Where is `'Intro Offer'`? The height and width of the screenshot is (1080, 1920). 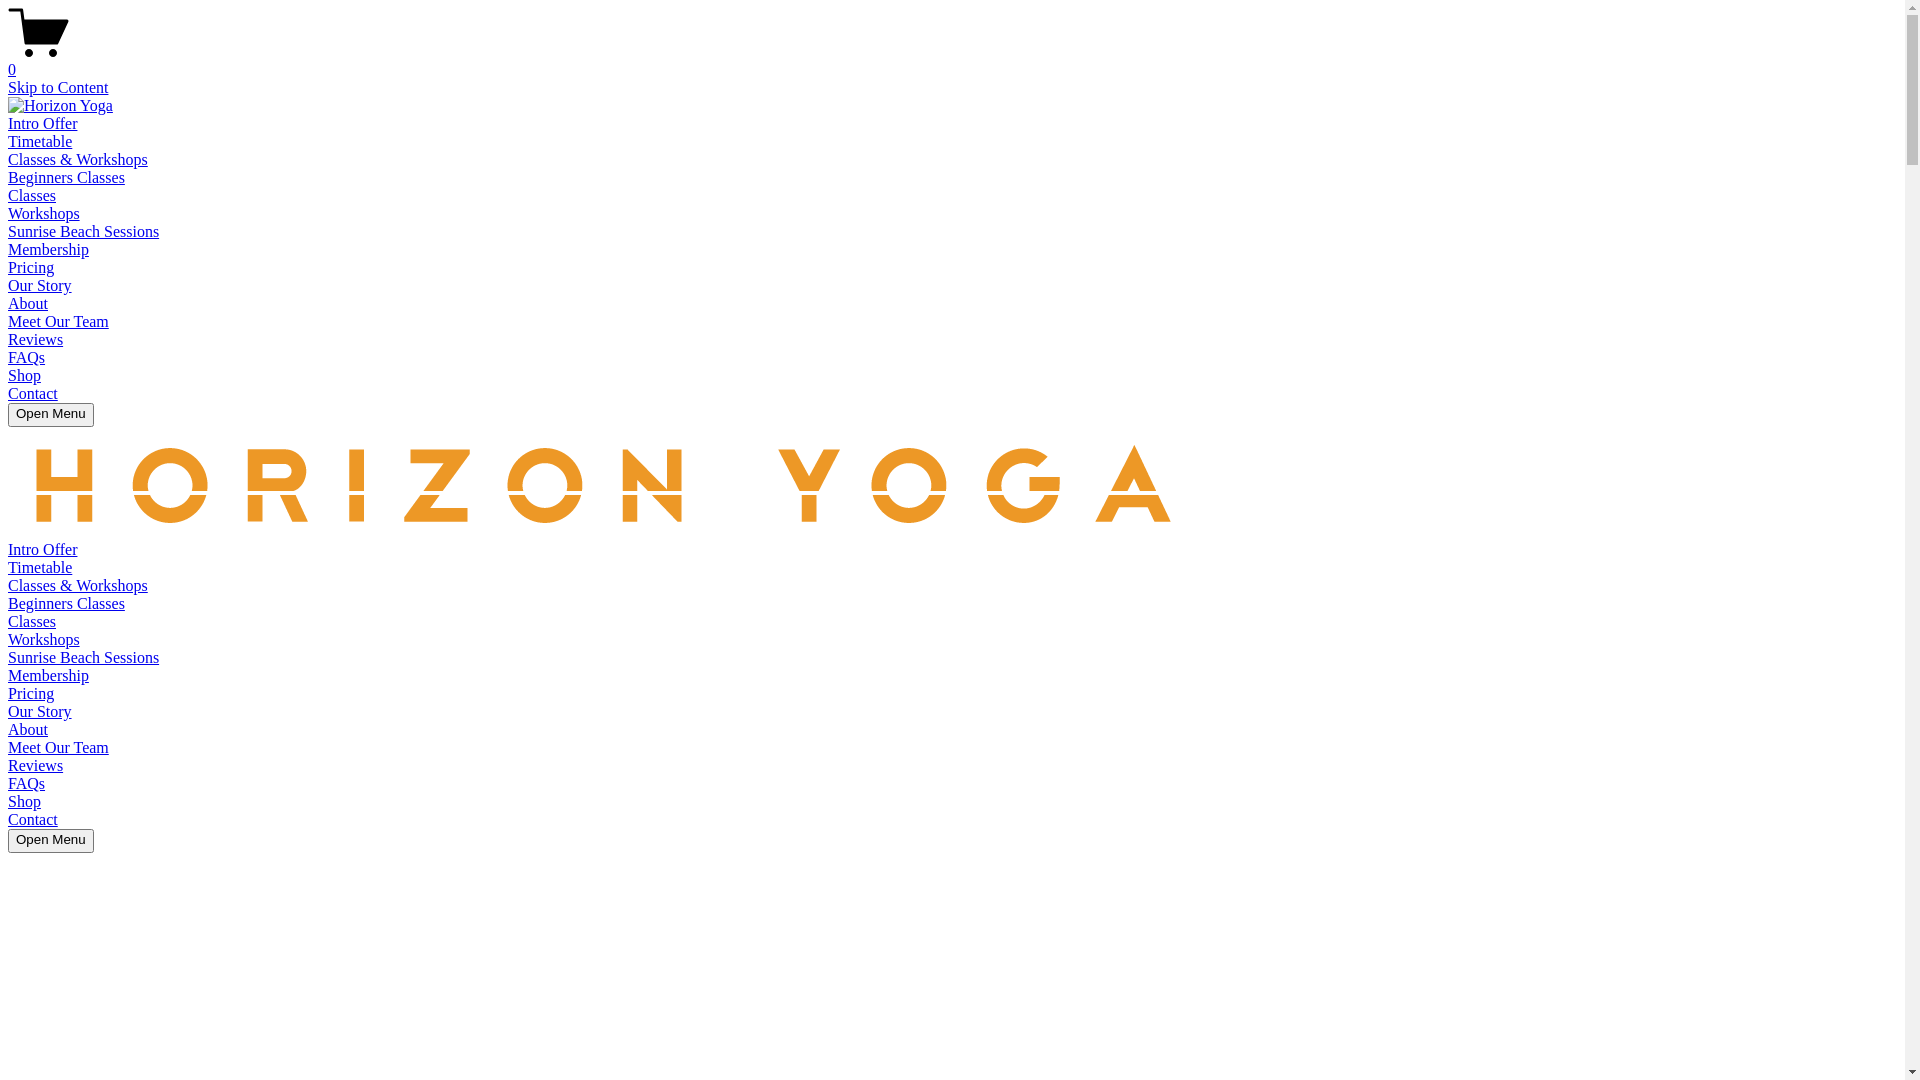 'Intro Offer' is located at coordinates (42, 123).